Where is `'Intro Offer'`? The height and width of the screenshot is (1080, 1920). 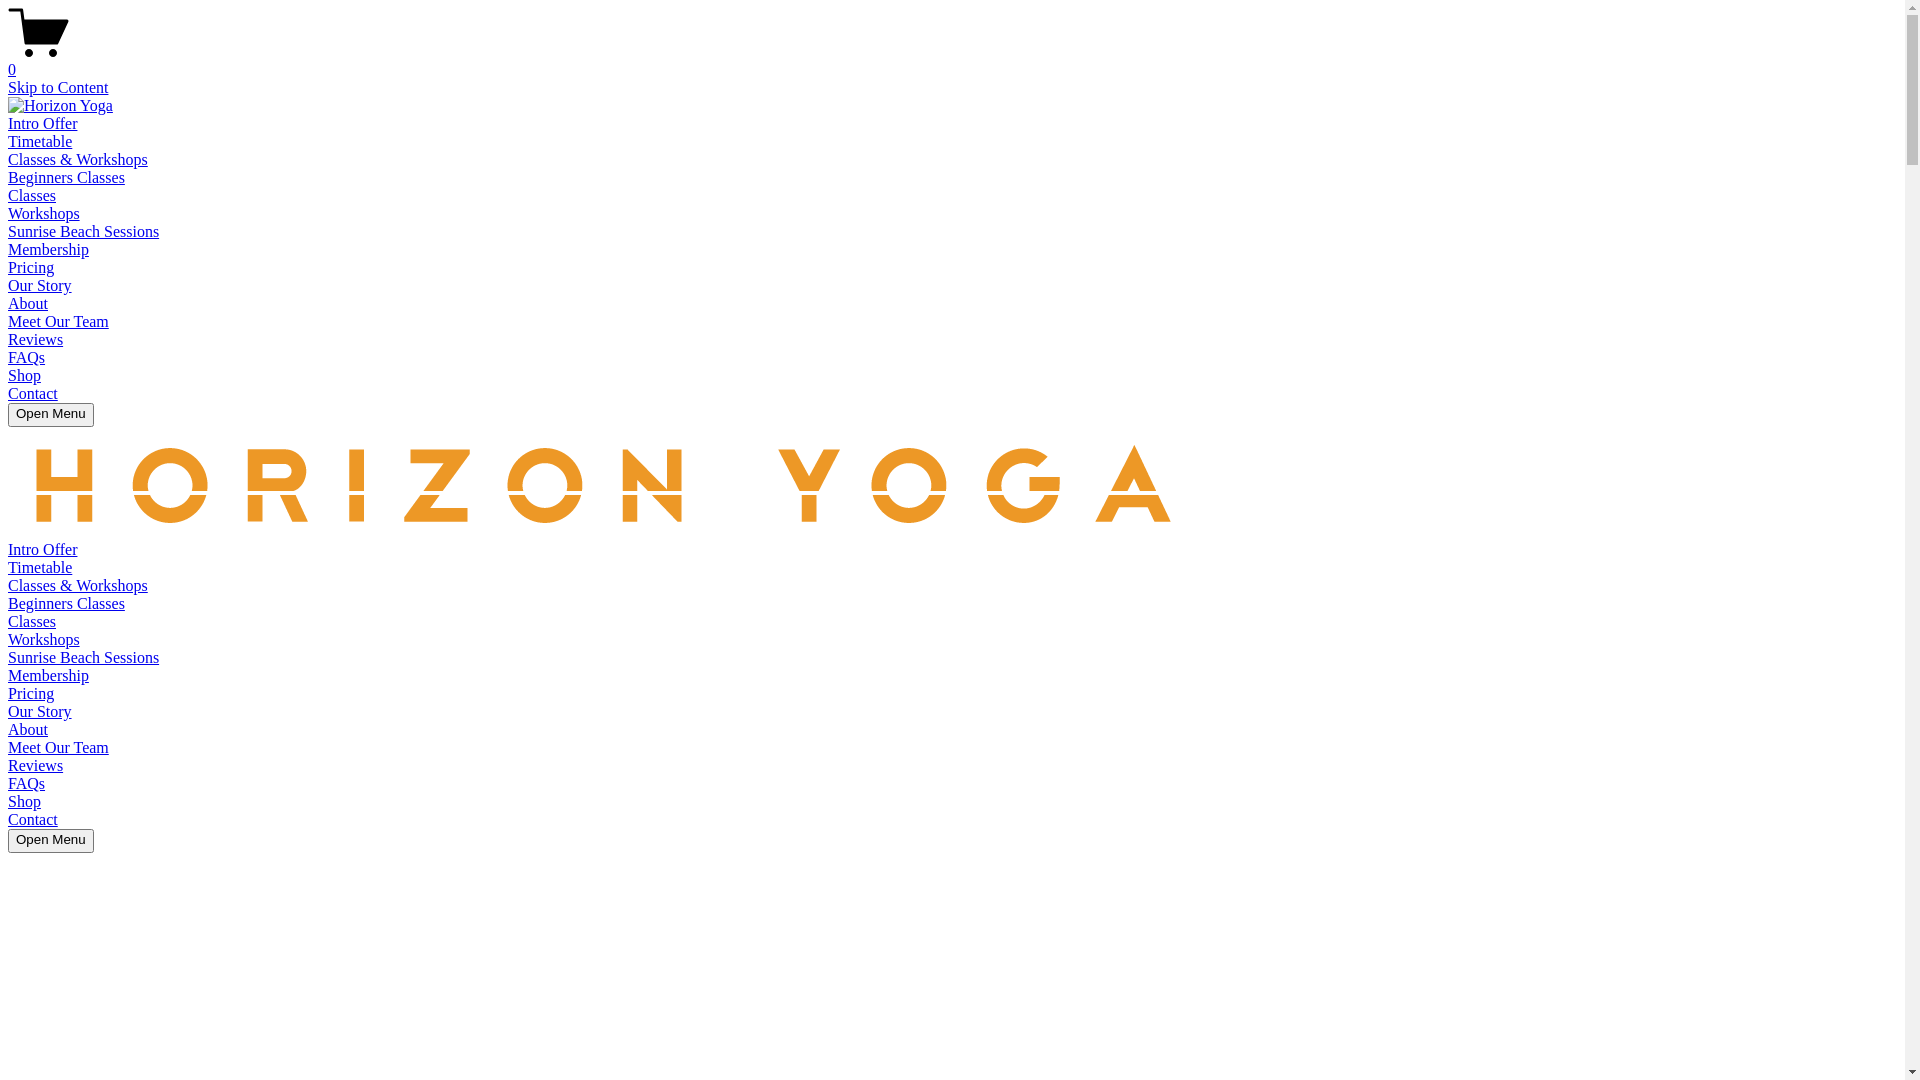 'Intro Offer' is located at coordinates (42, 123).